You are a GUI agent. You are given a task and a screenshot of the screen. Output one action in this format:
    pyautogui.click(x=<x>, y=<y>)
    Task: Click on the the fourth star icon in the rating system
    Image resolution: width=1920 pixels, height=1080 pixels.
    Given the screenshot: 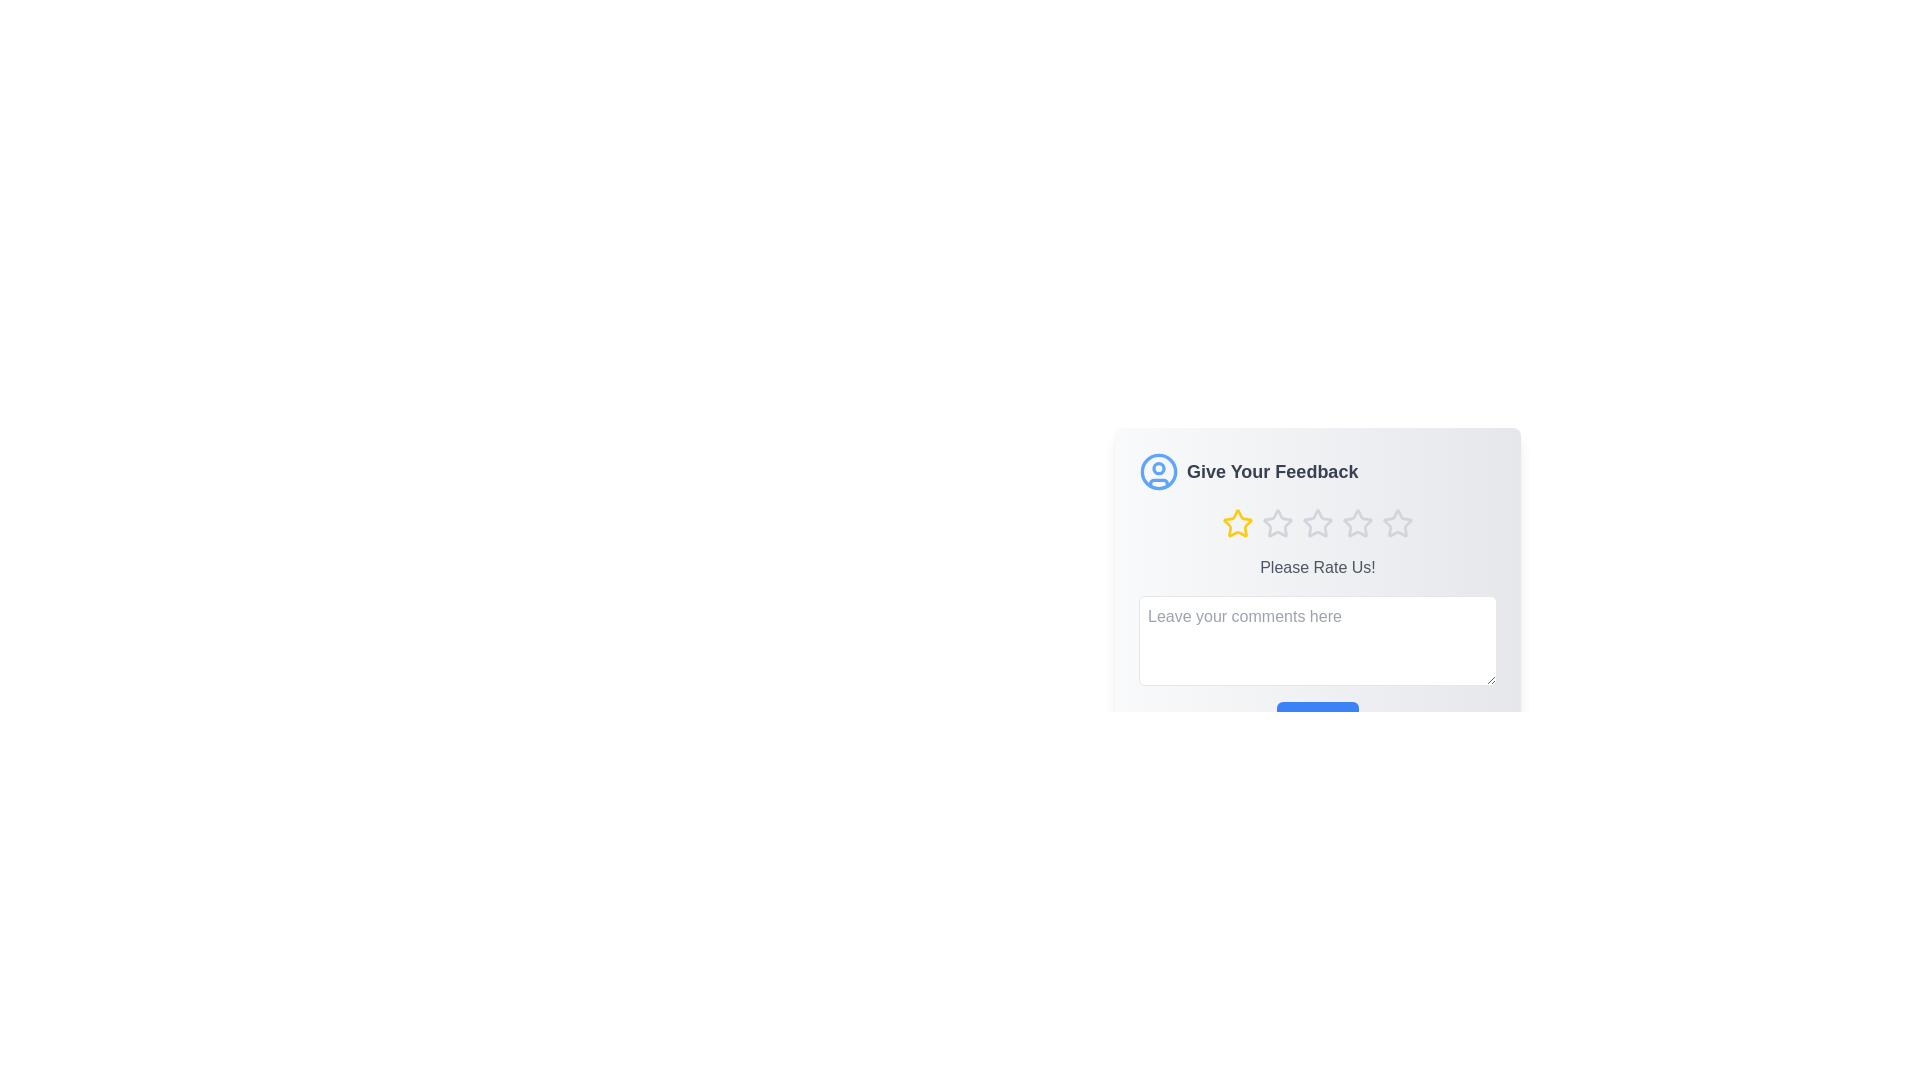 What is the action you would take?
    pyautogui.click(x=1358, y=522)
    